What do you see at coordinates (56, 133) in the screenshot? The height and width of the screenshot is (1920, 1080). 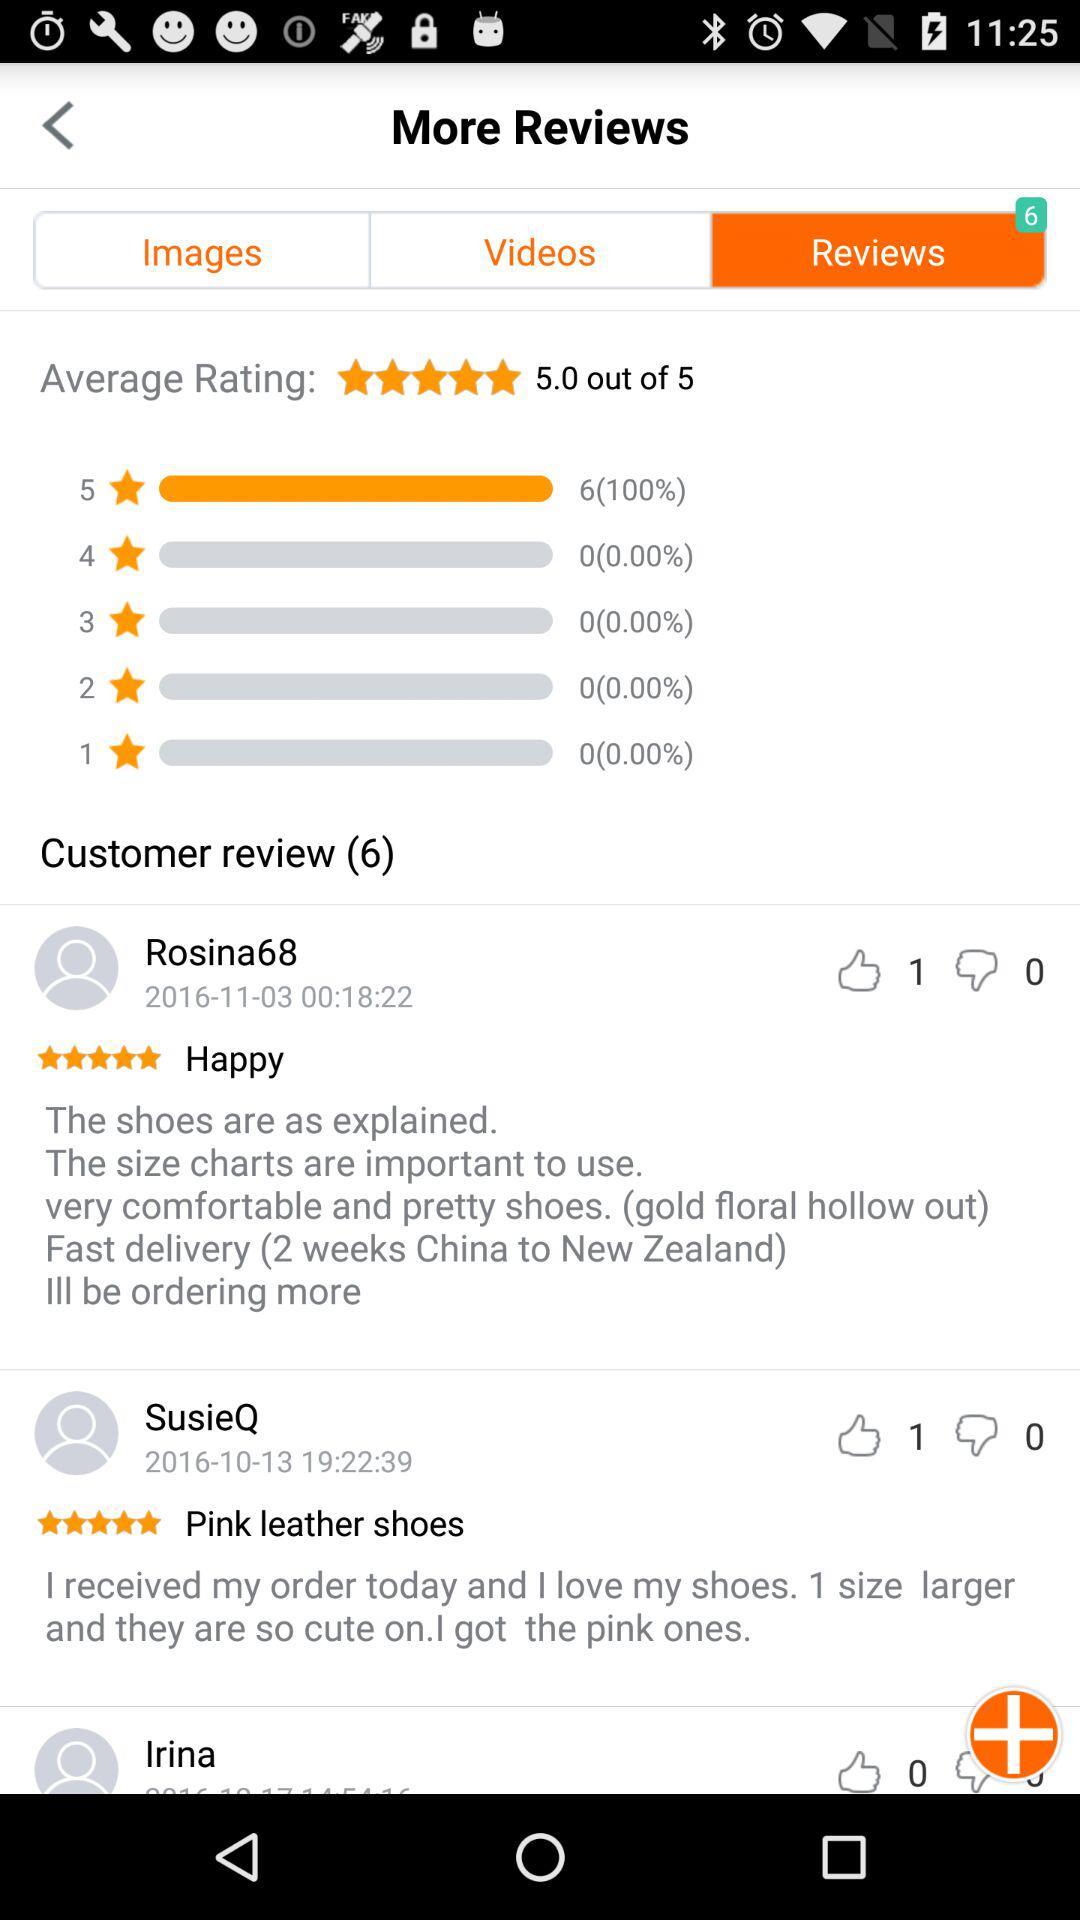 I see `the arrow_backward icon` at bounding box center [56, 133].